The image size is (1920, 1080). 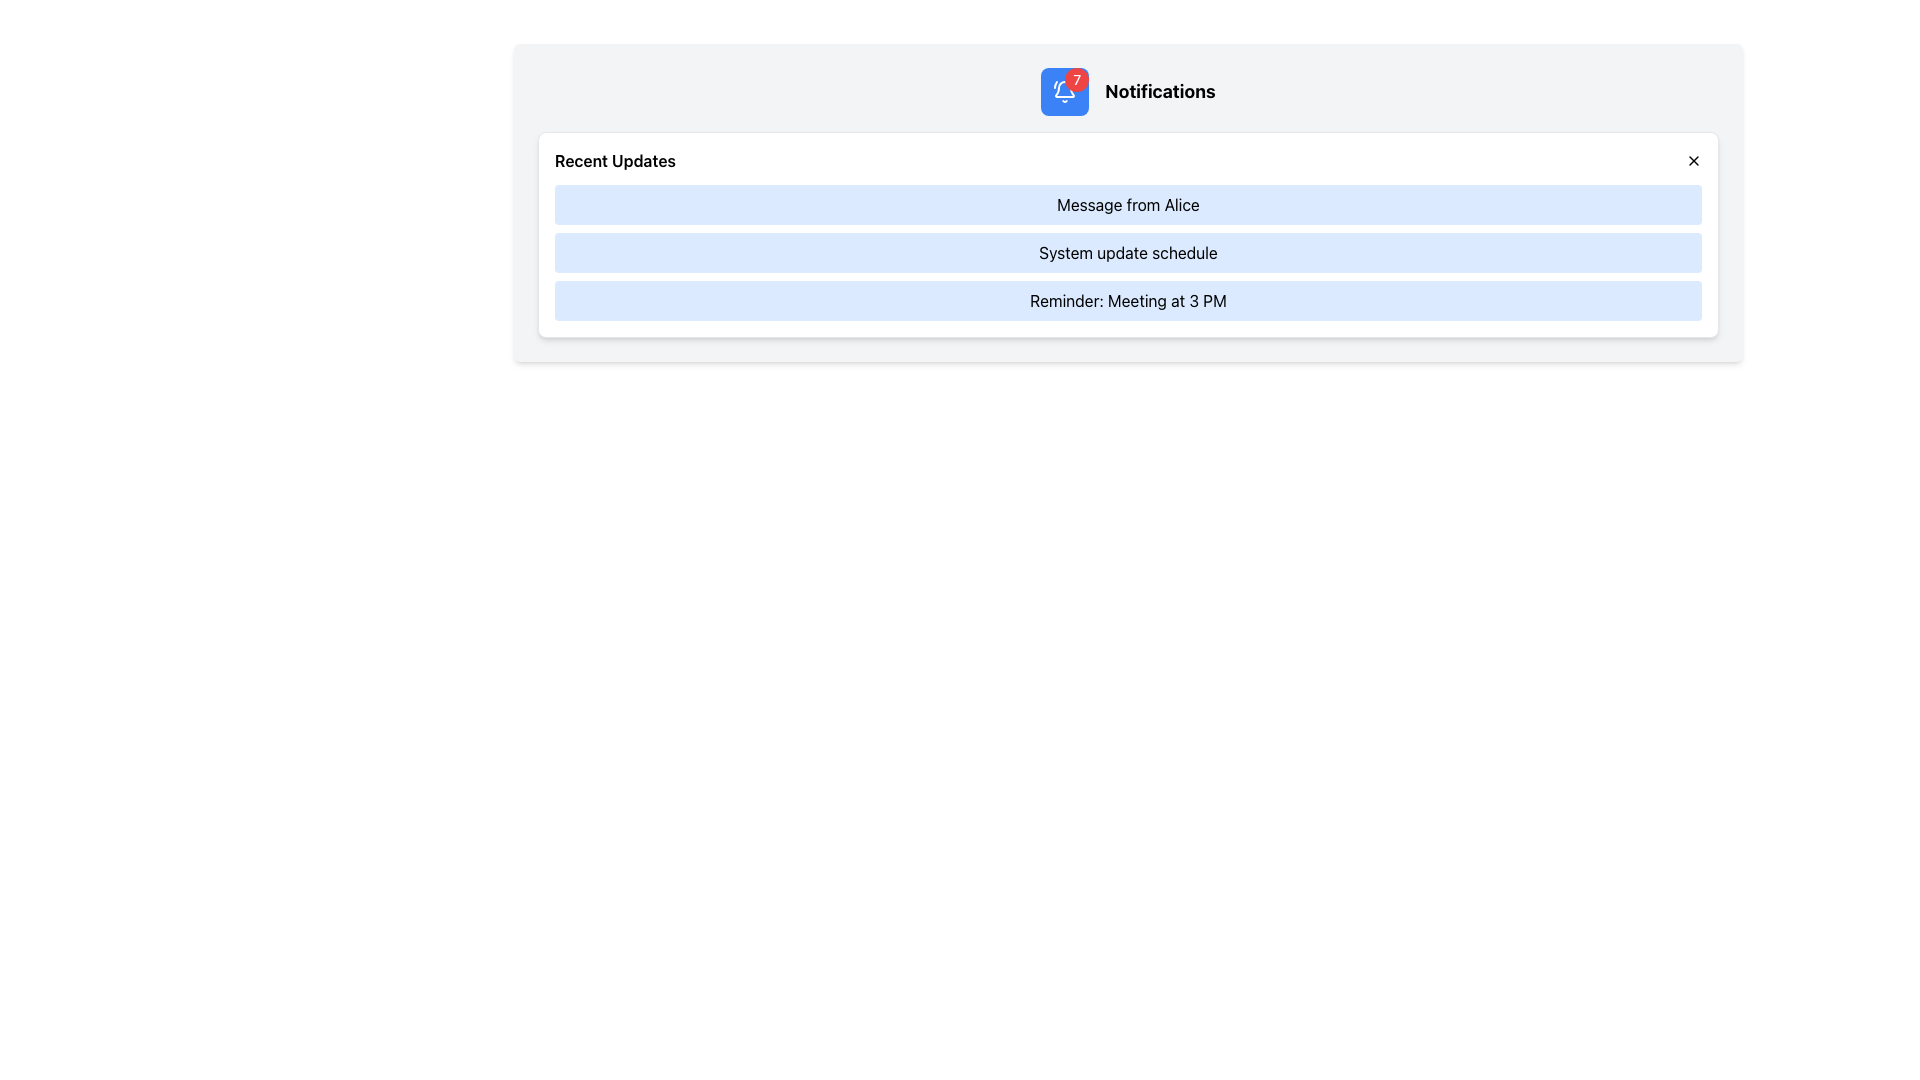 What do you see at coordinates (1128, 252) in the screenshot?
I see `the text label displaying 'System update schedule' which is part of the notifications panel` at bounding box center [1128, 252].